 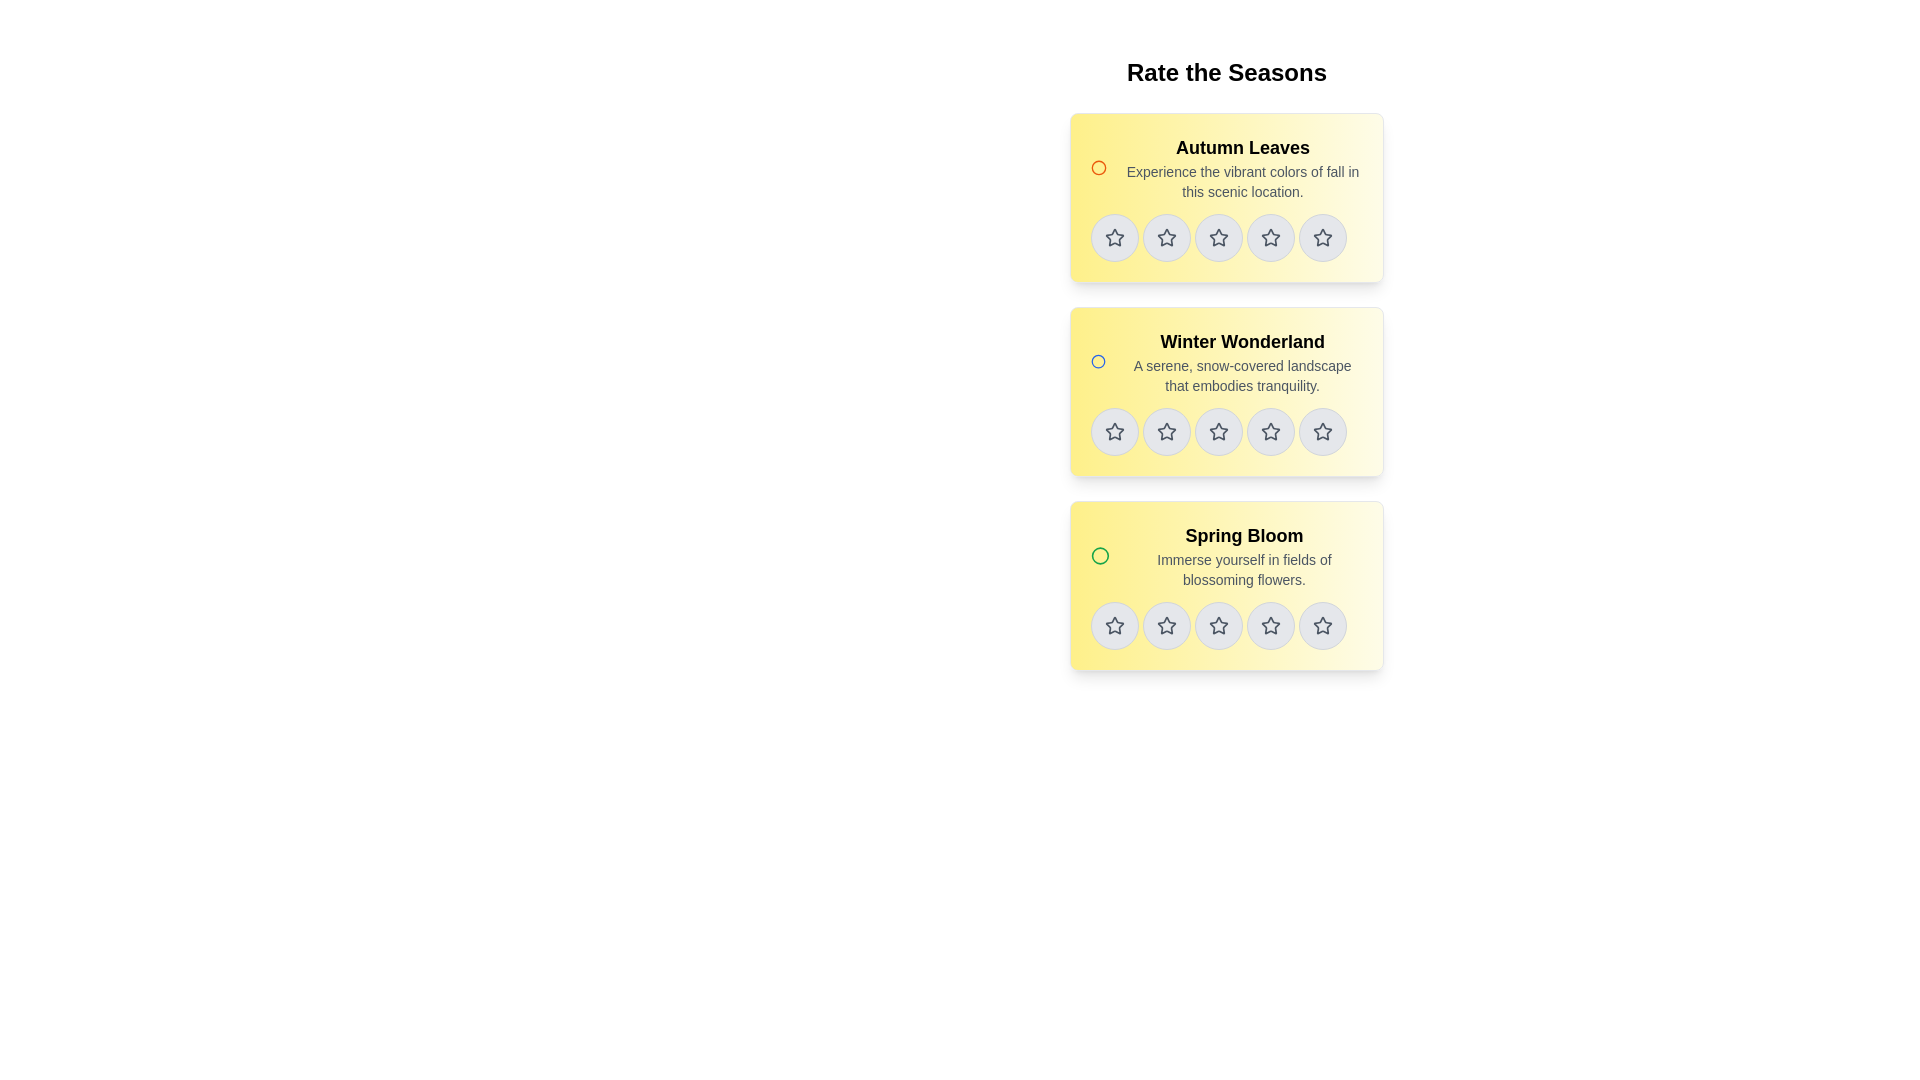 I want to click on the fifth star icon, so click(x=1321, y=235).